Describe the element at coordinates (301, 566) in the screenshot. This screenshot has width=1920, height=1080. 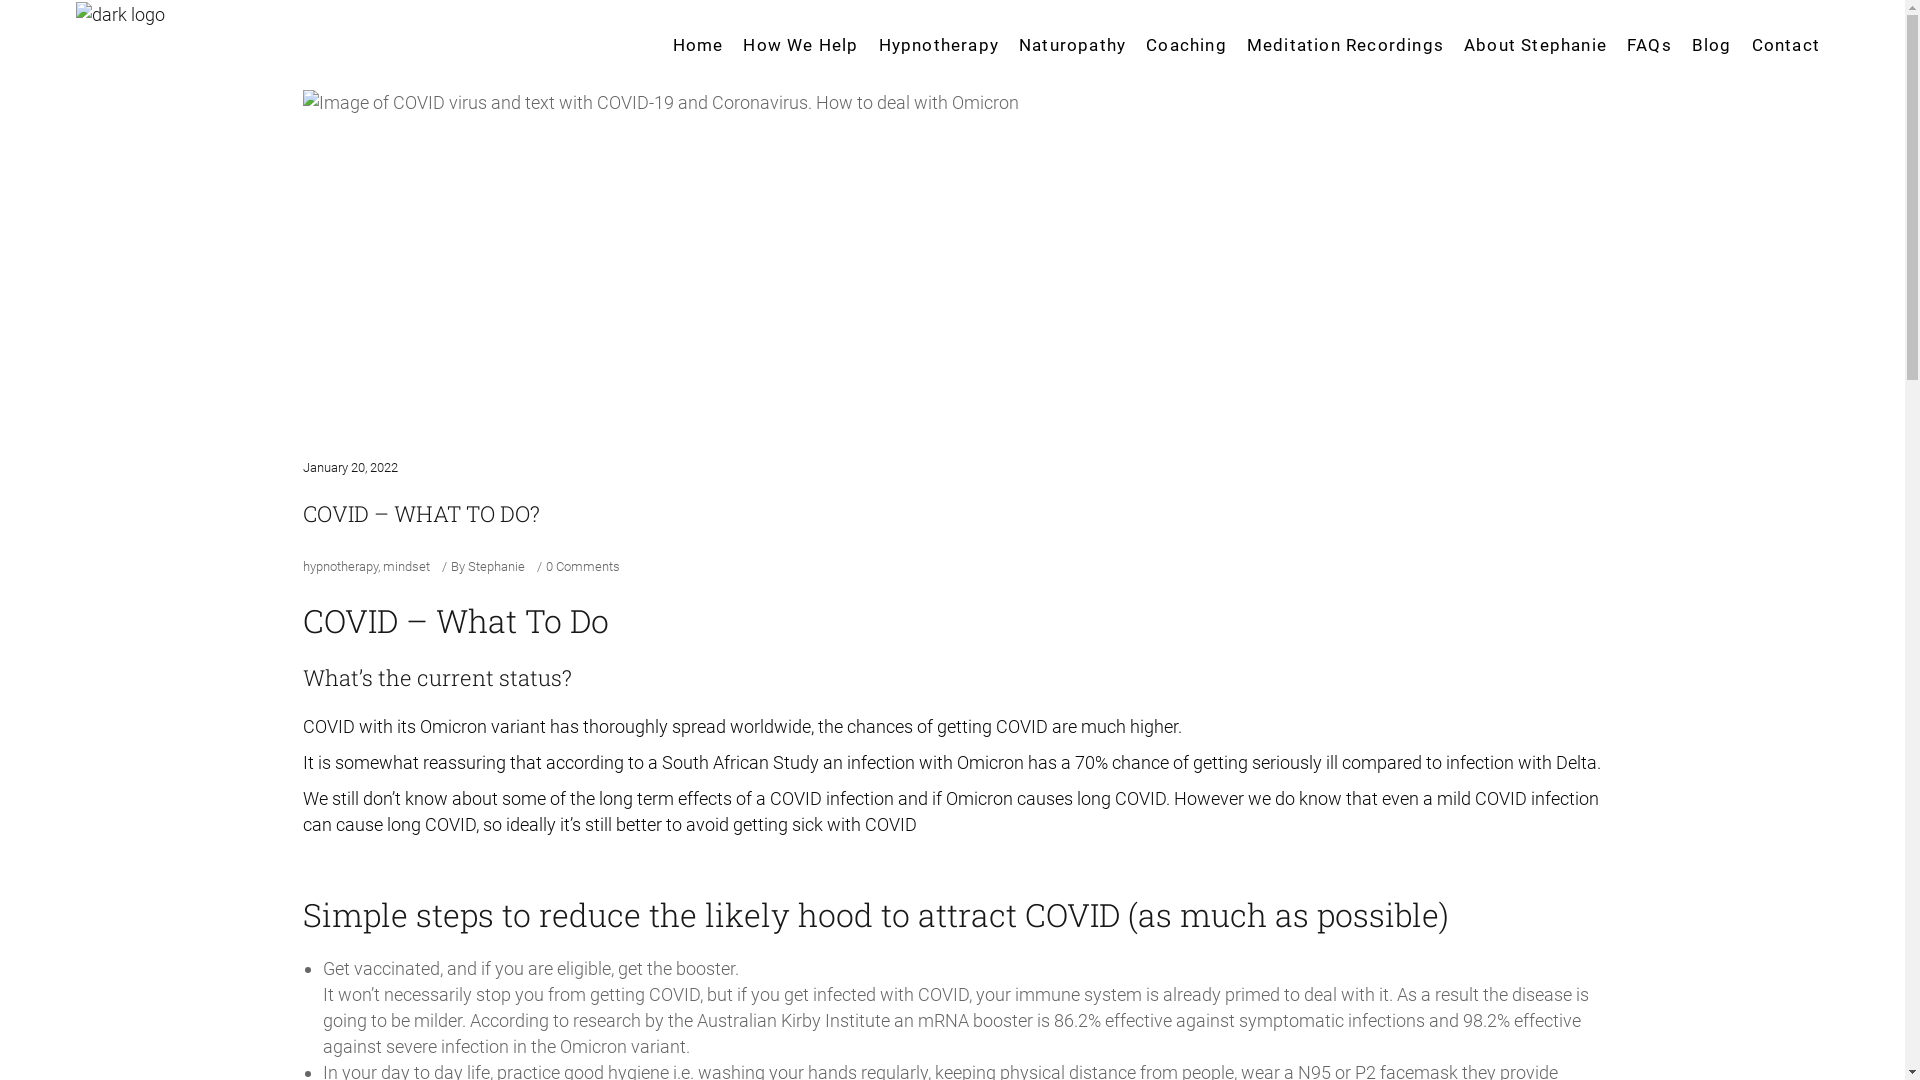
I see `'hypnotherapy'` at that location.